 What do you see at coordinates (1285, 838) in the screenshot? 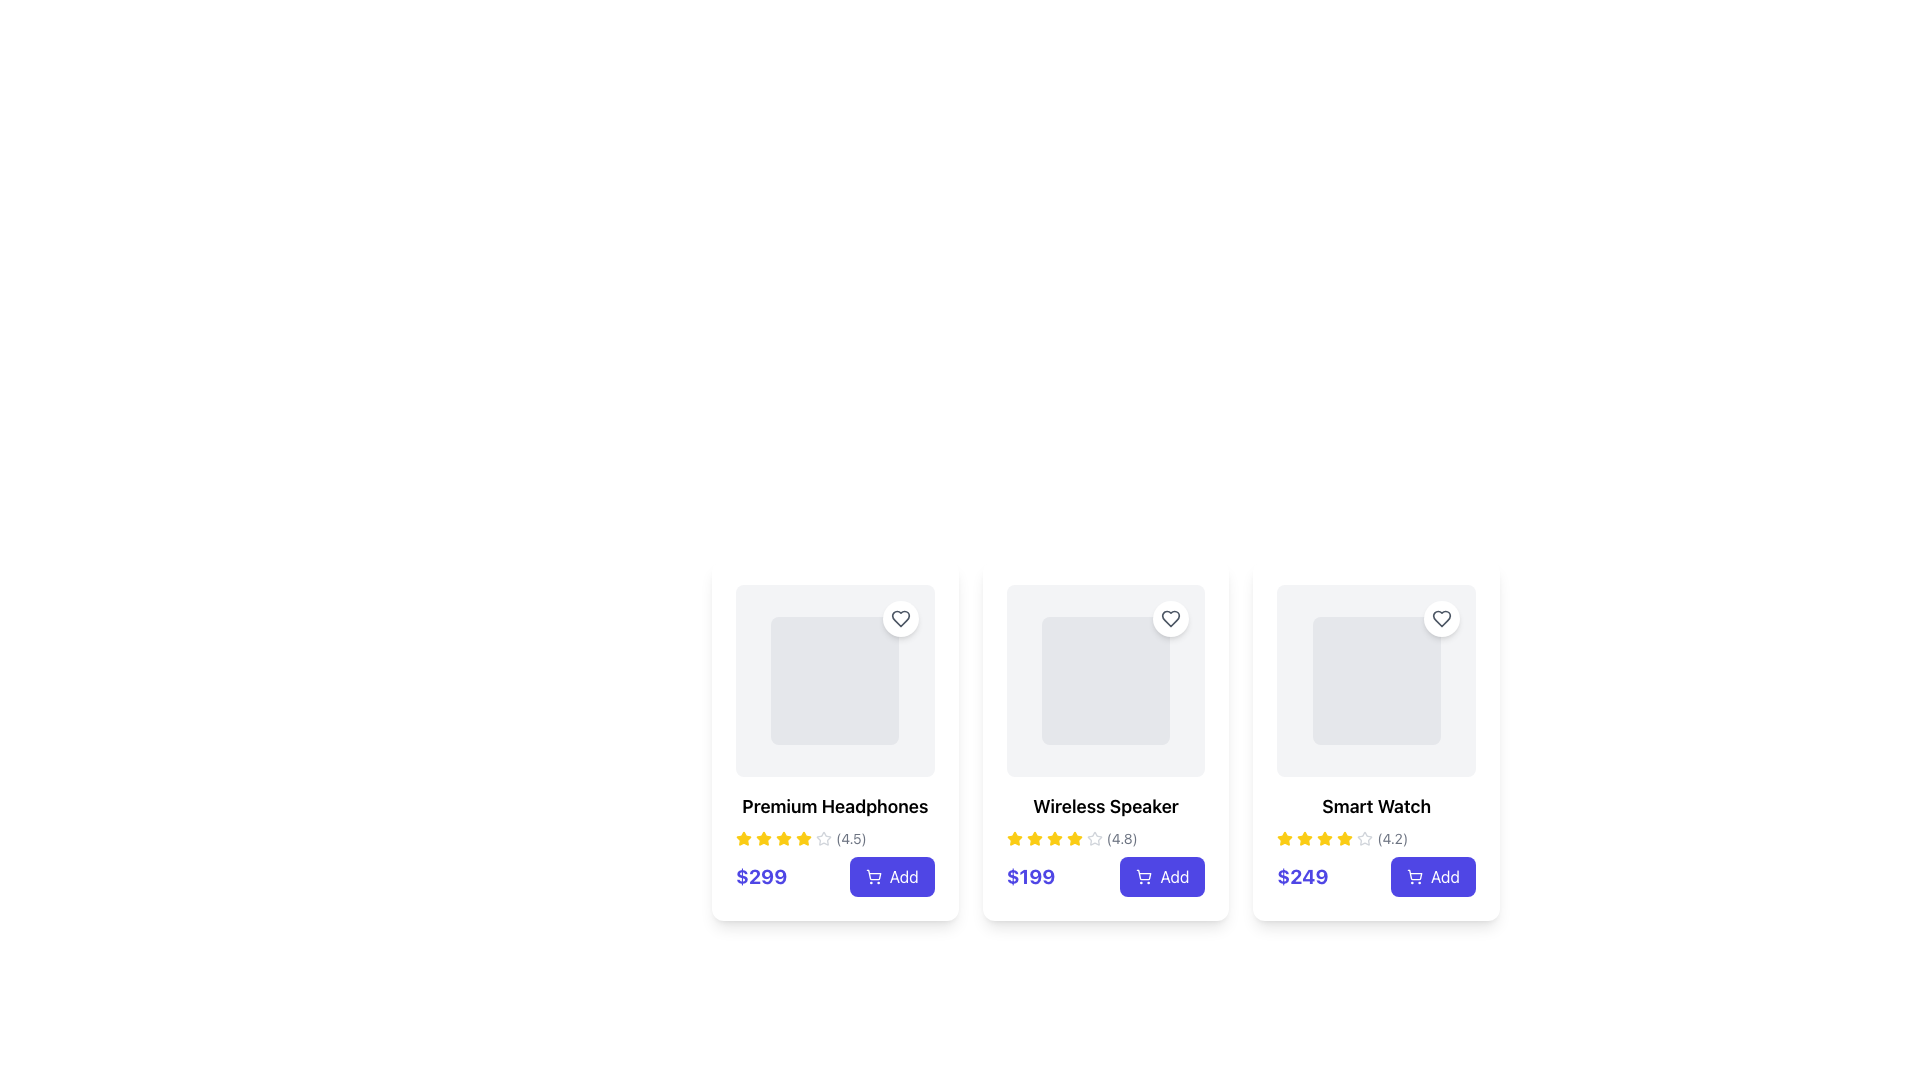
I see `the star icon located in the 'Smart Watch' product card, which is used to interact with the rating system` at bounding box center [1285, 838].